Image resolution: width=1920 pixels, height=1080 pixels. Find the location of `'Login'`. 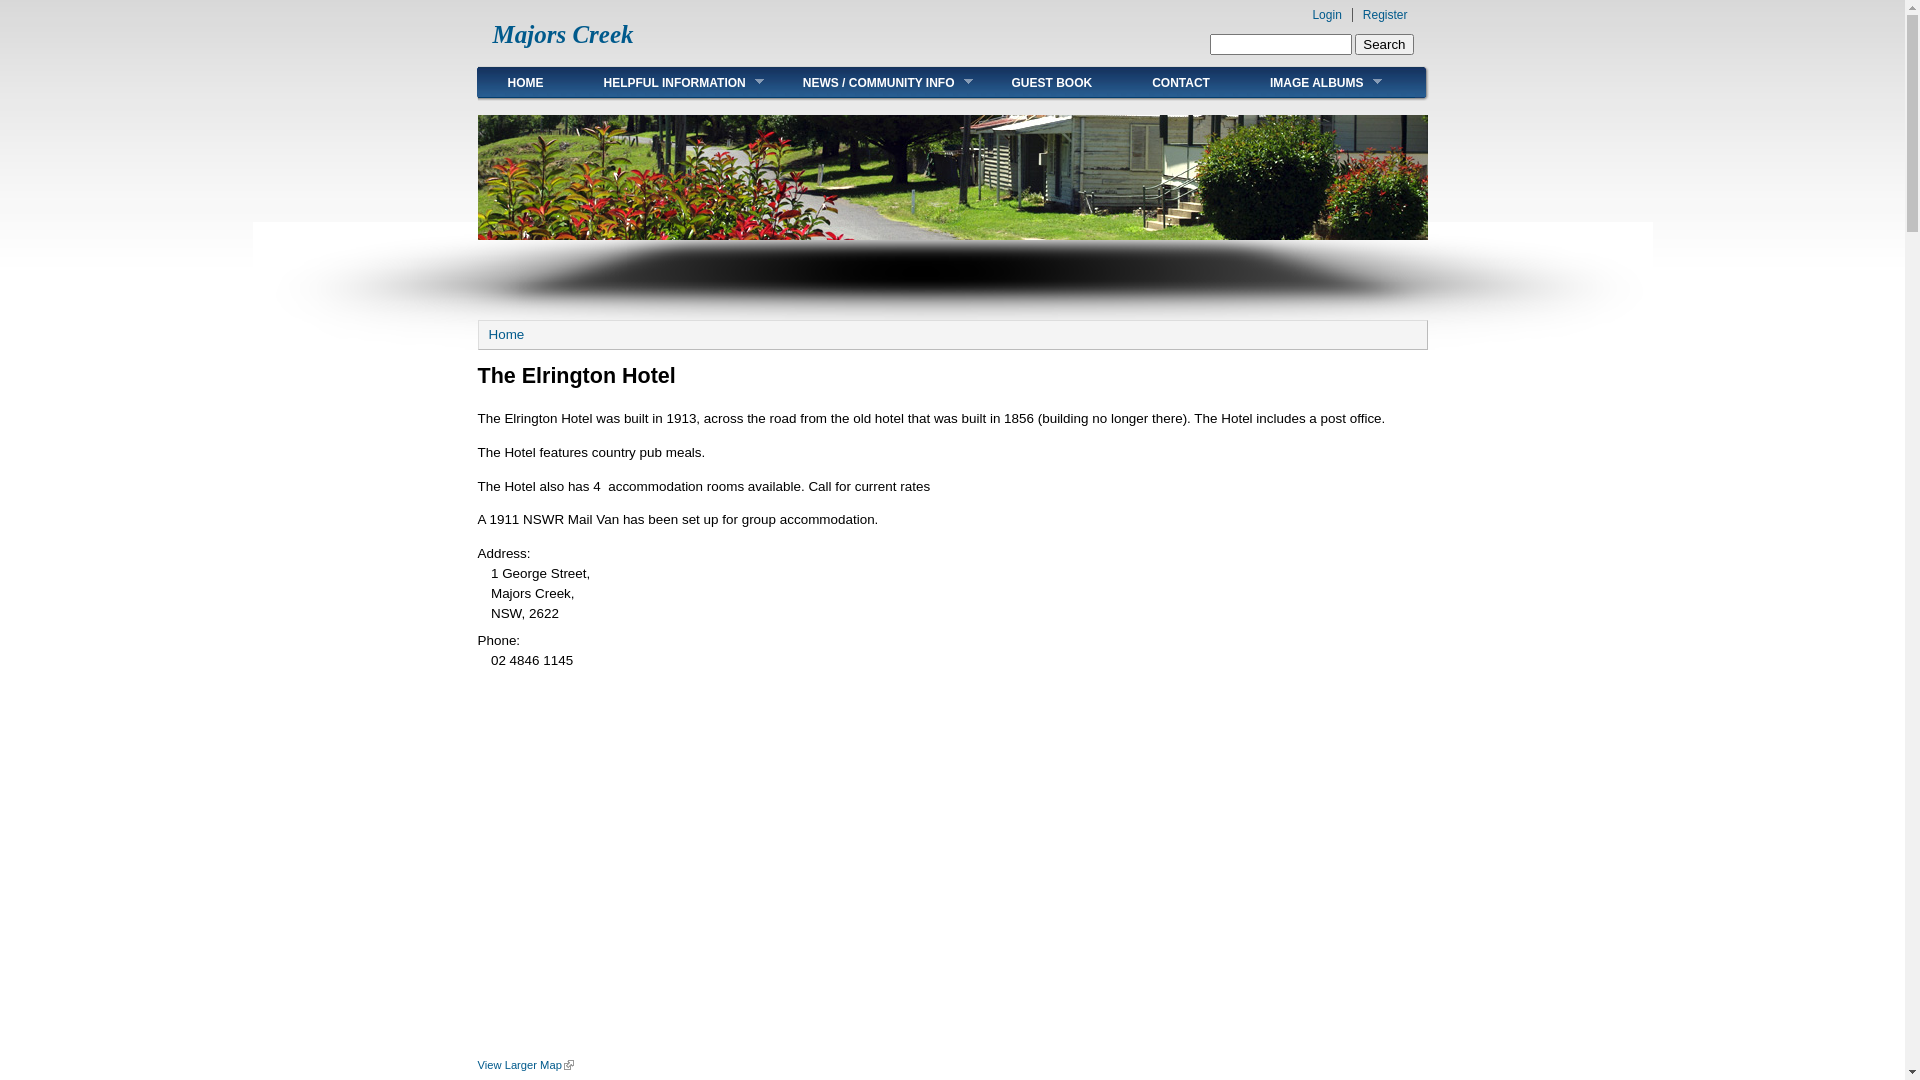

'Login' is located at coordinates (1326, 15).